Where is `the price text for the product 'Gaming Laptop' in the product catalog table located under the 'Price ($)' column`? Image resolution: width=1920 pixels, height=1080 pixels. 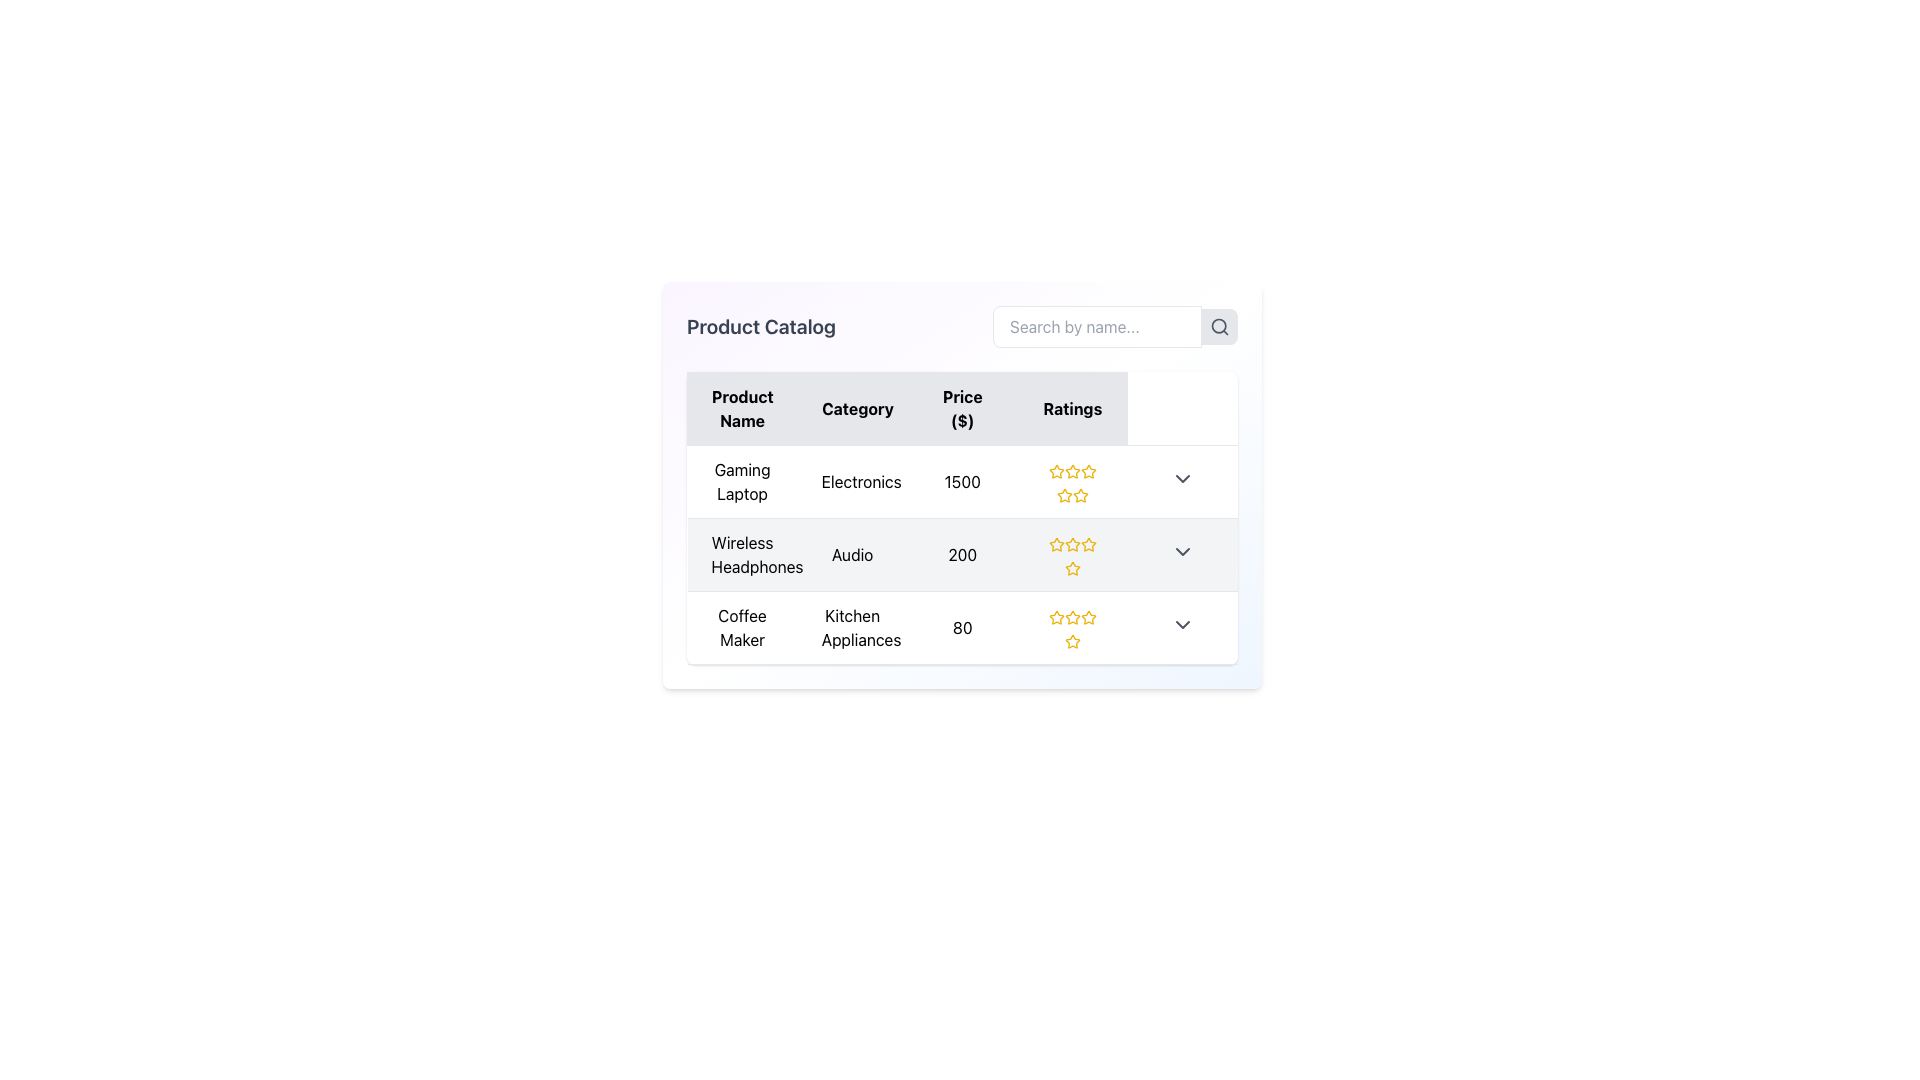 the price text for the product 'Gaming Laptop' in the product catalog table located under the 'Price ($)' column is located at coordinates (962, 482).